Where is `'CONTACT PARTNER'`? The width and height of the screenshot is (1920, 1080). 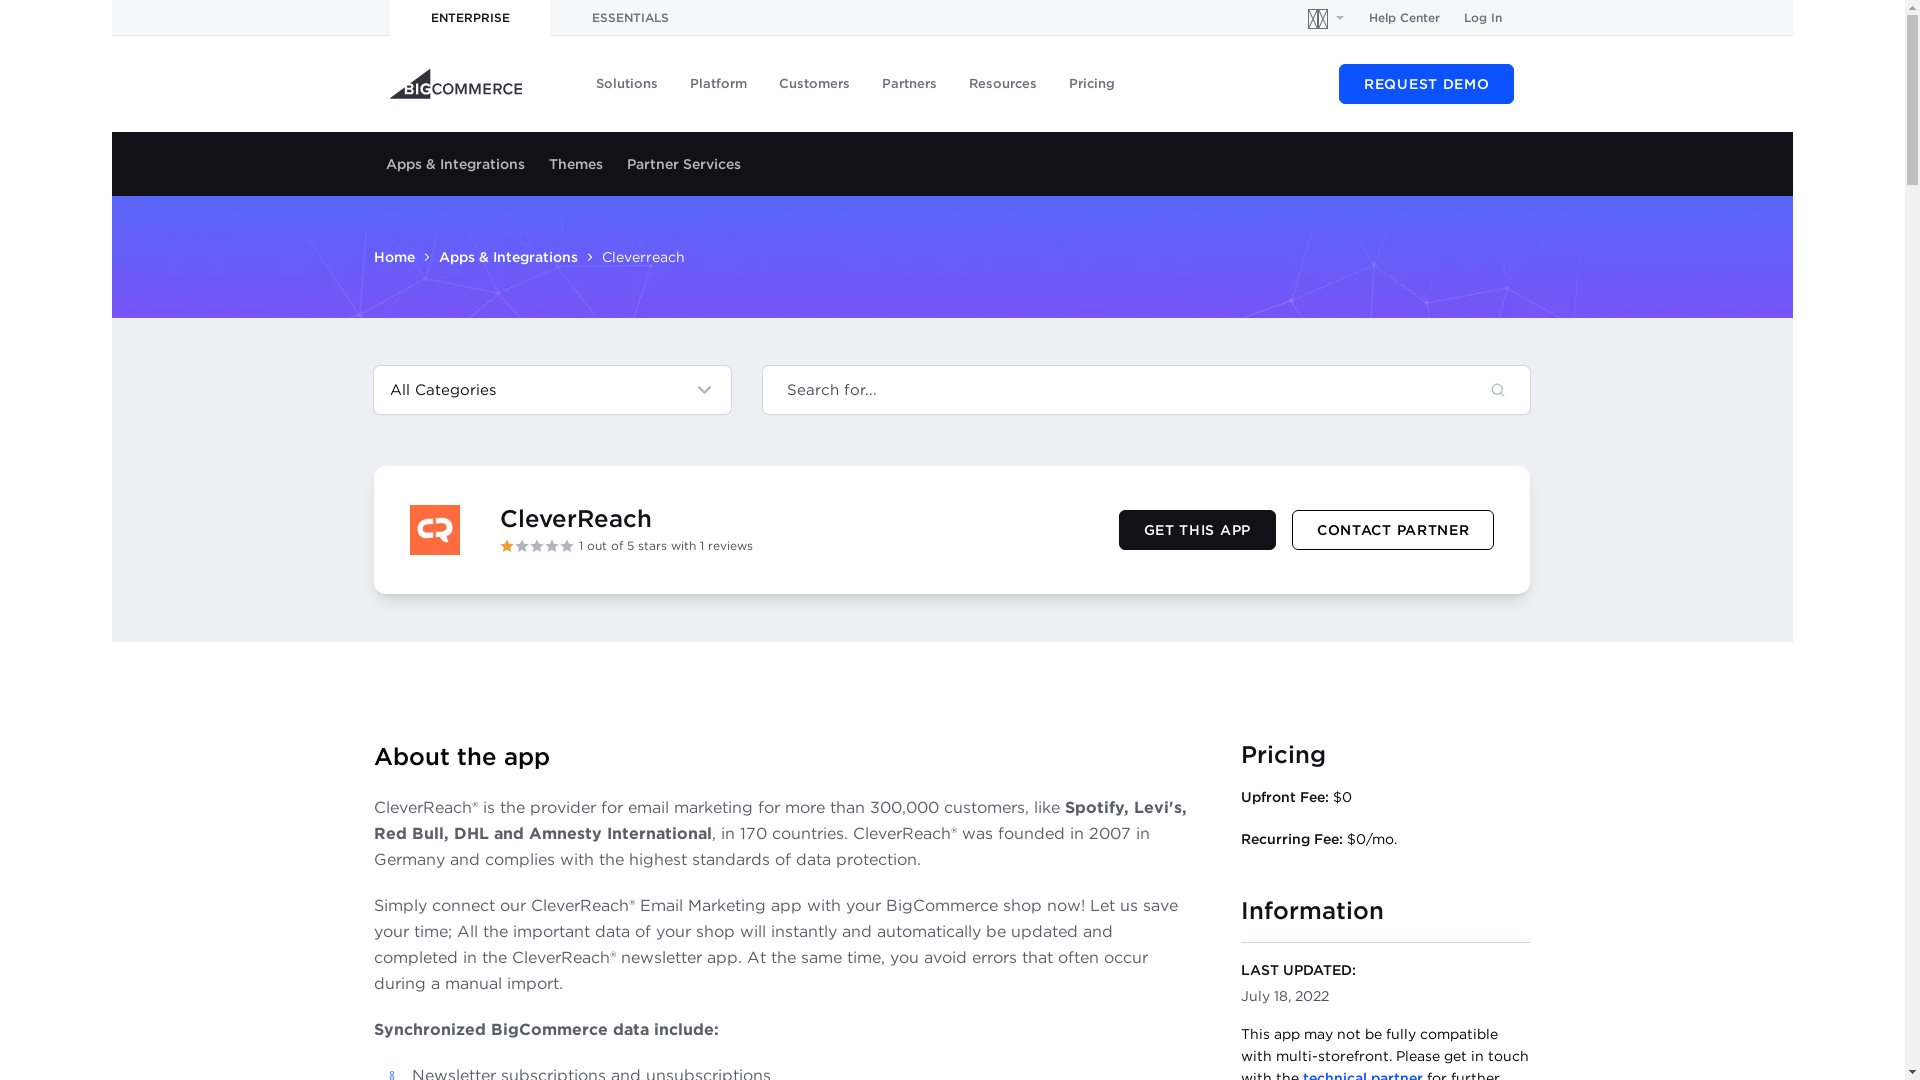
'CONTACT PARTNER' is located at coordinates (1392, 528).